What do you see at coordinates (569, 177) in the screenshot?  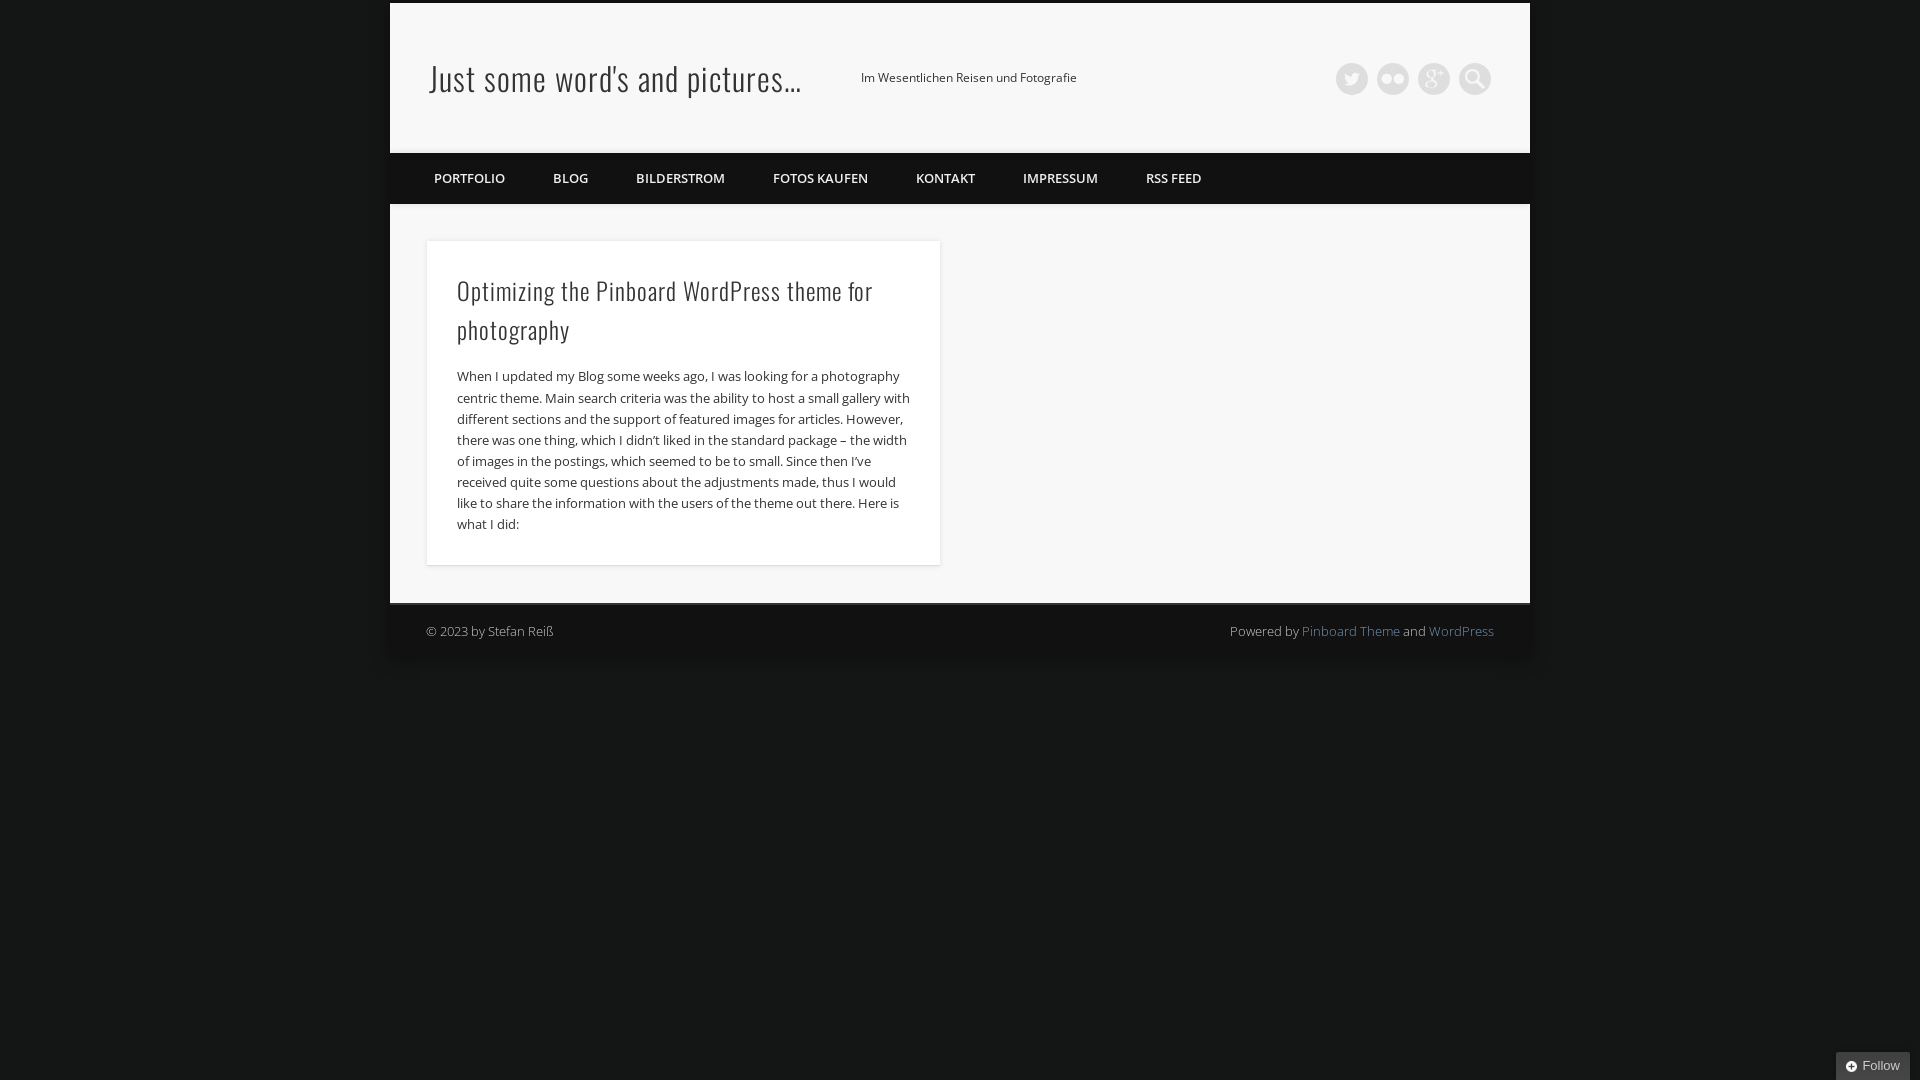 I see `'BLOG'` at bounding box center [569, 177].